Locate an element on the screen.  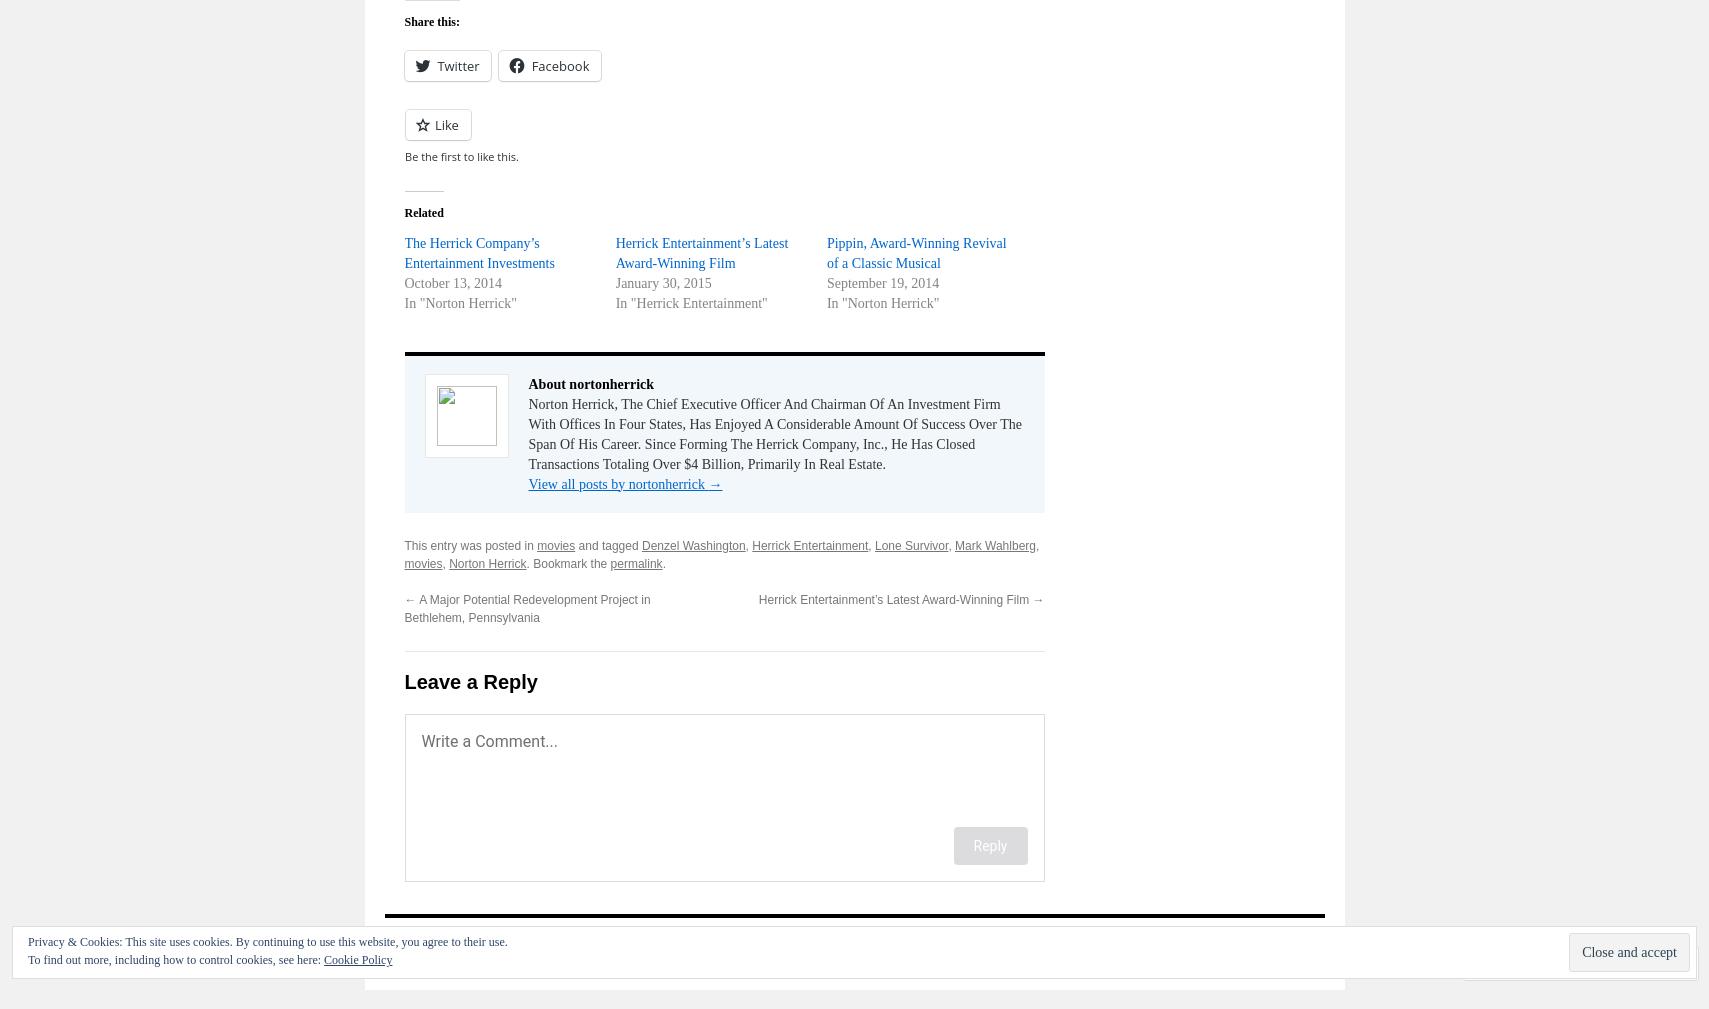
'Leave a Reply' is located at coordinates (469, 680).